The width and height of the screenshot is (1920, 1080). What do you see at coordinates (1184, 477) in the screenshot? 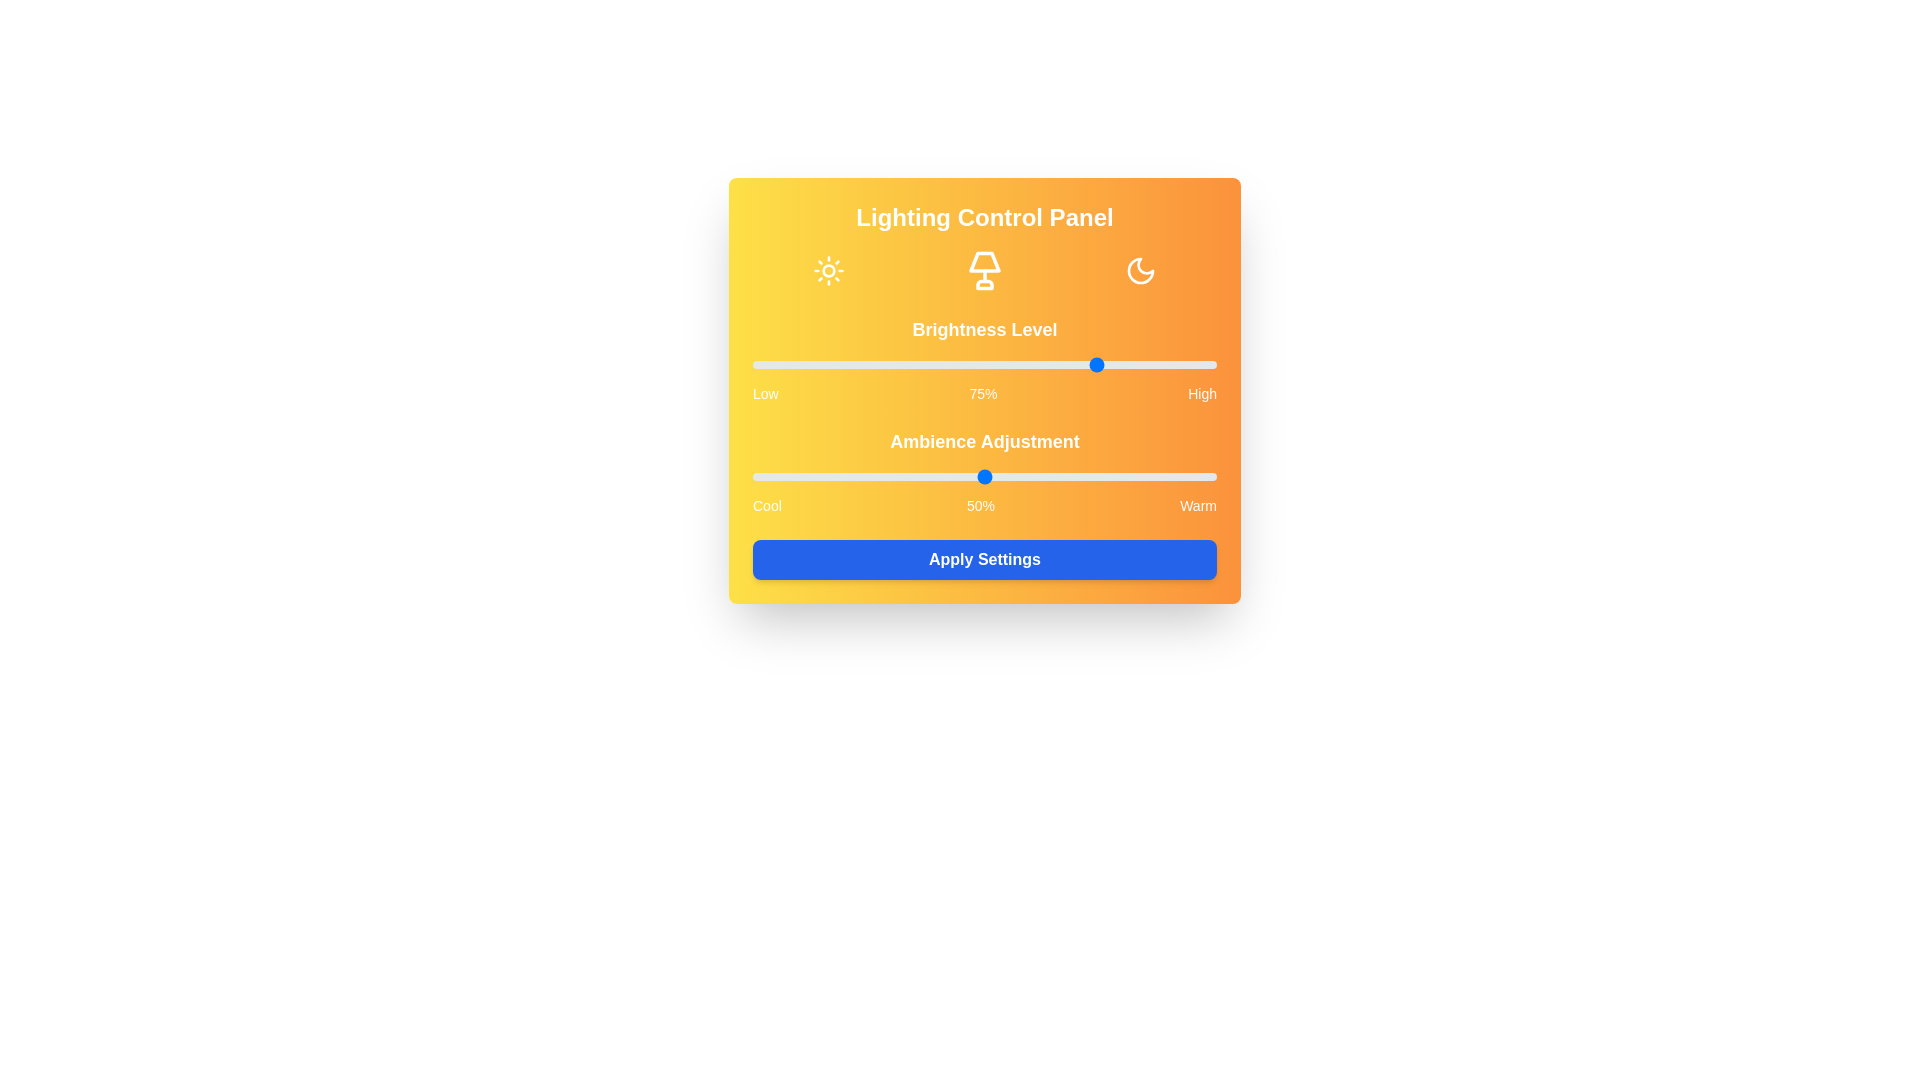
I see `the ambiance level to 93% by adjusting the slider` at bounding box center [1184, 477].